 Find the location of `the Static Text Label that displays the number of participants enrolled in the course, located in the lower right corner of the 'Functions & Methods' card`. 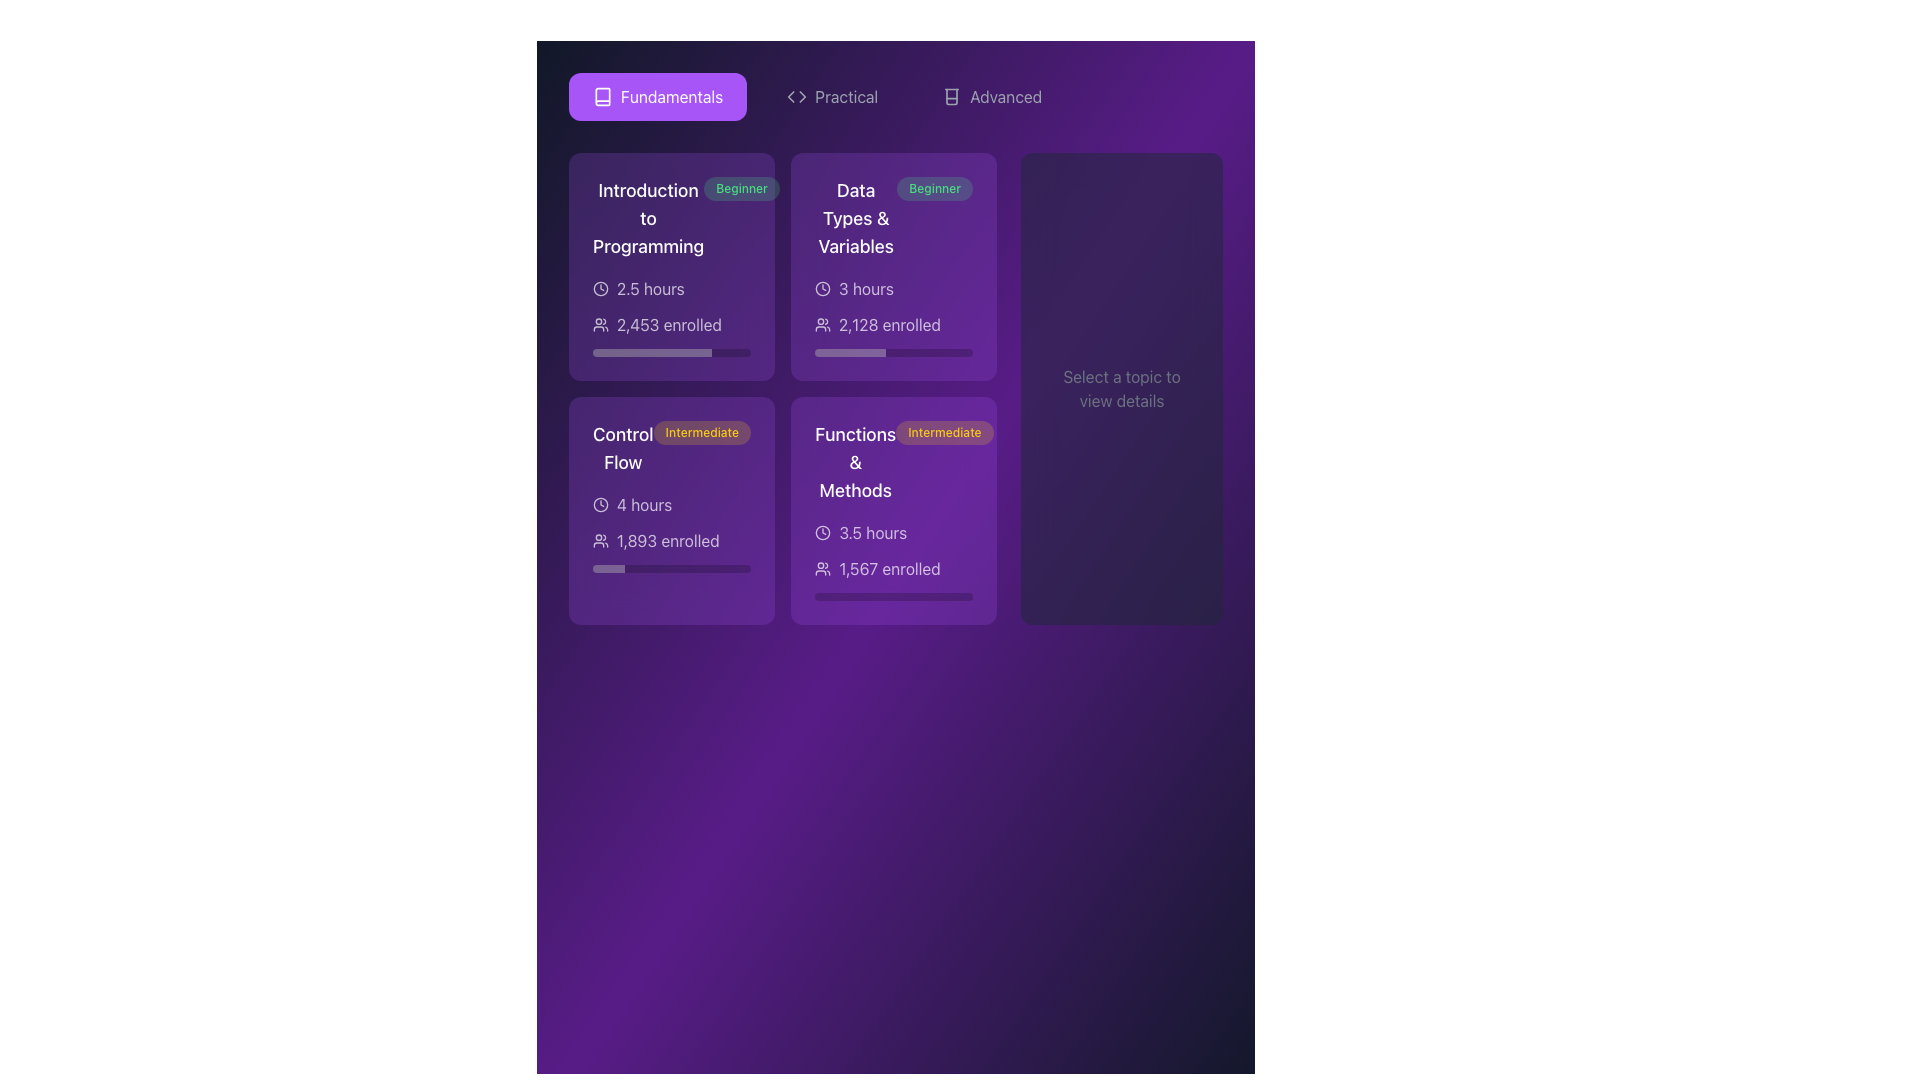

the Static Text Label that displays the number of participants enrolled in the course, located in the lower right corner of the 'Functions & Methods' card is located at coordinates (888, 569).